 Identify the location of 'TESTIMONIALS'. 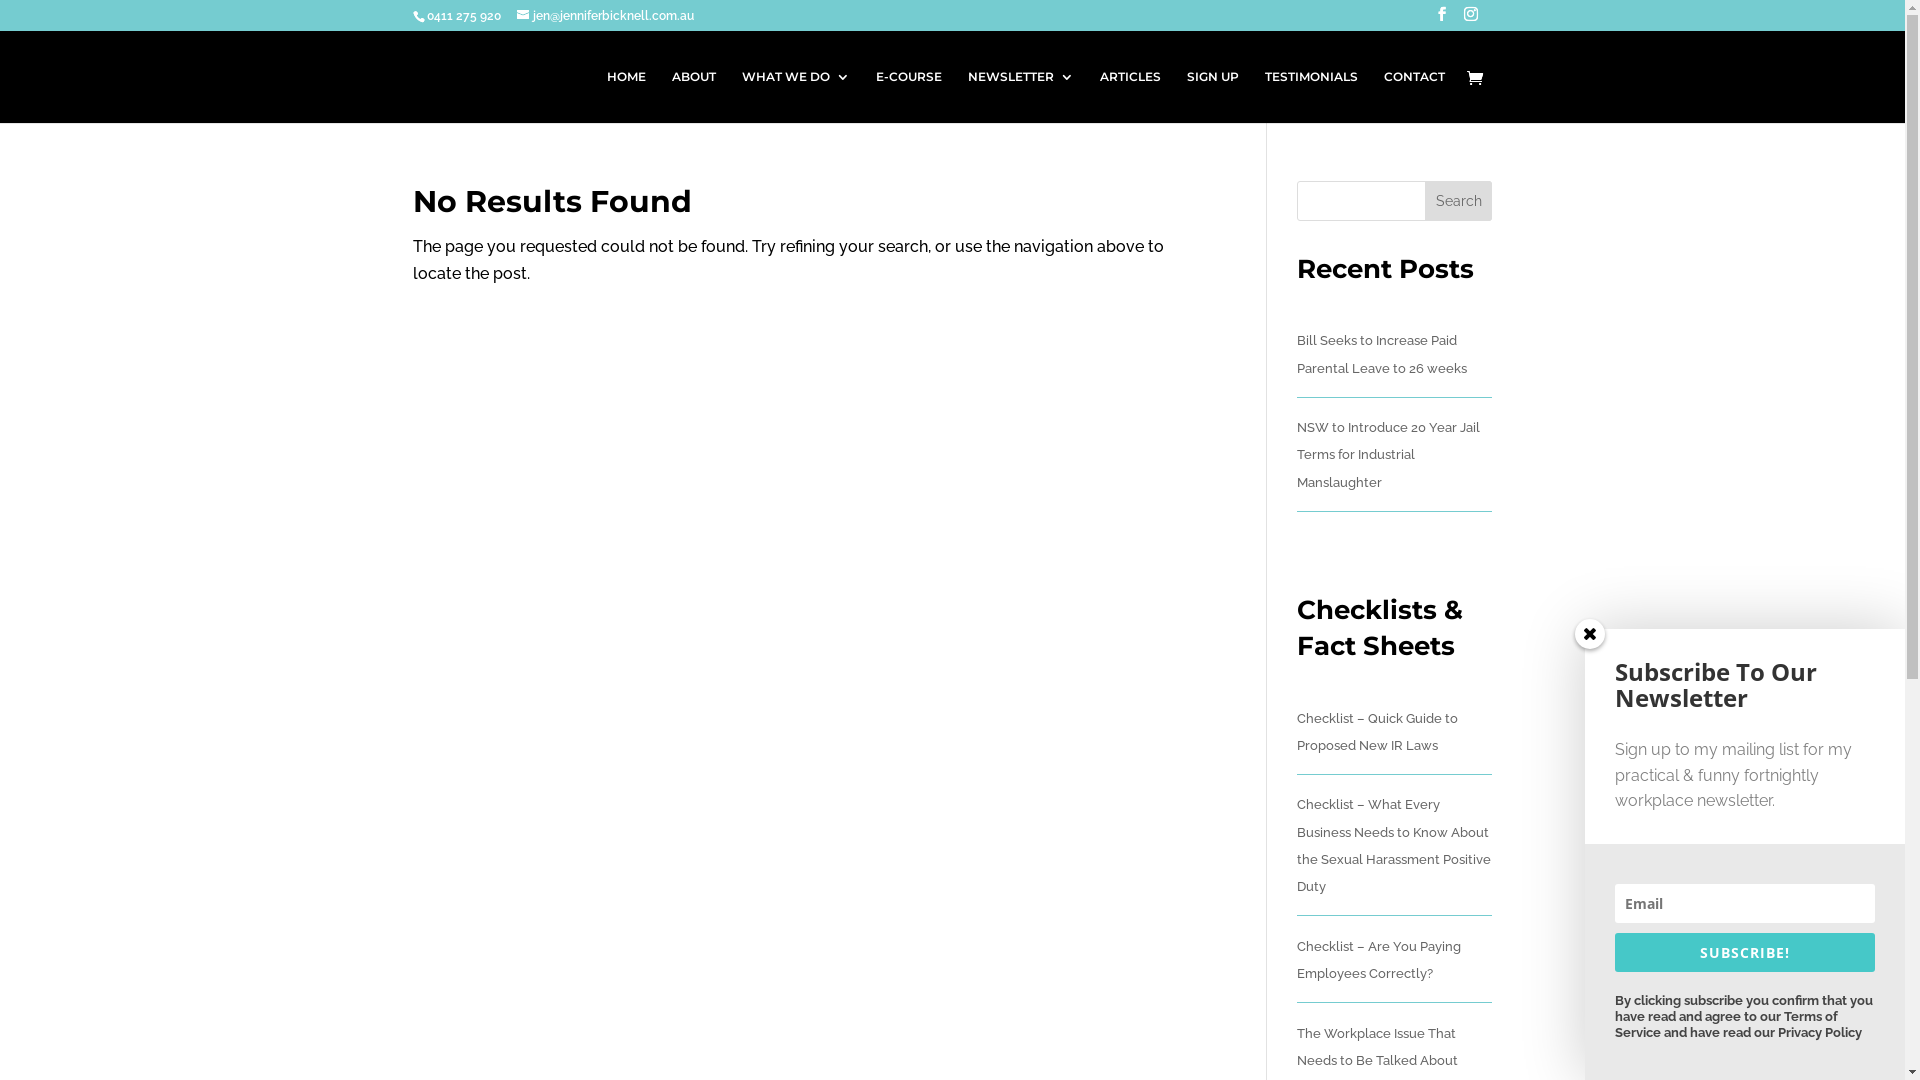
(1310, 96).